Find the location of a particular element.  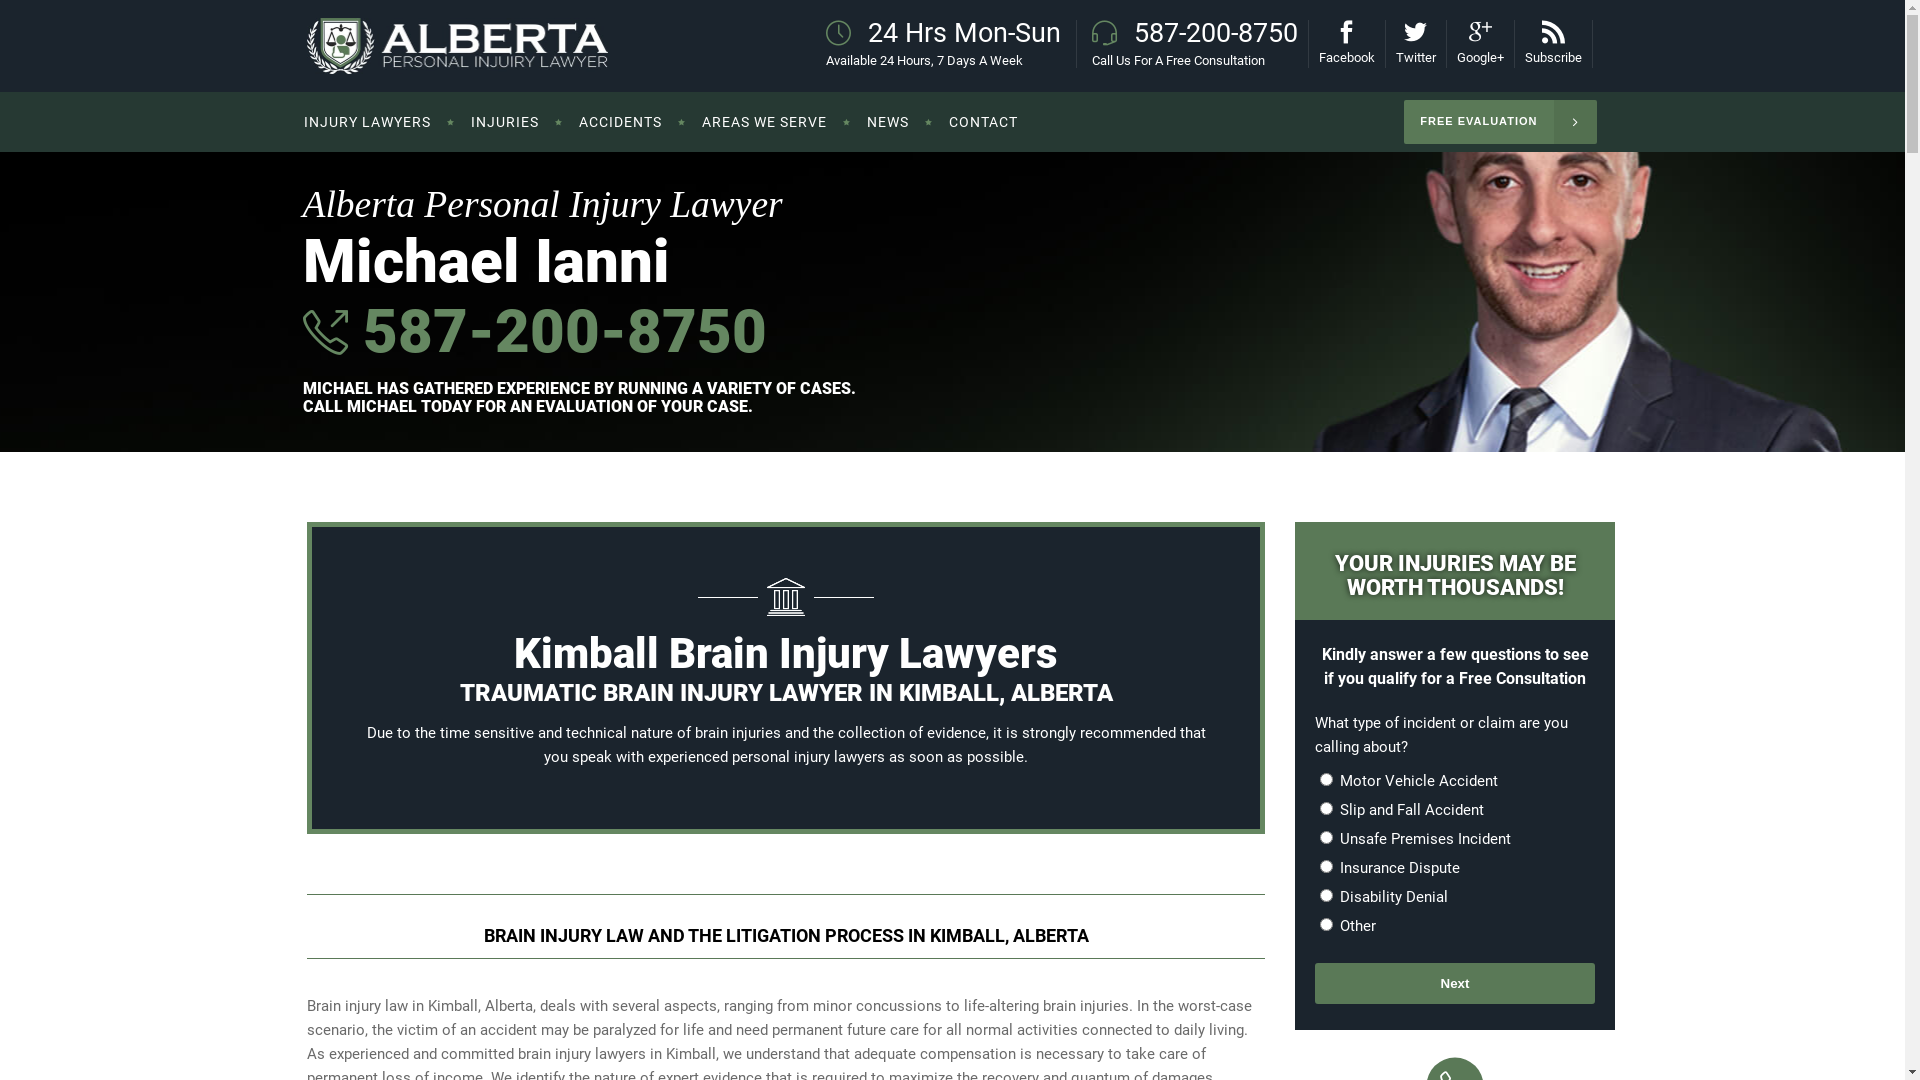

'INJURY LAWYERS' is located at coordinates (377, 122).